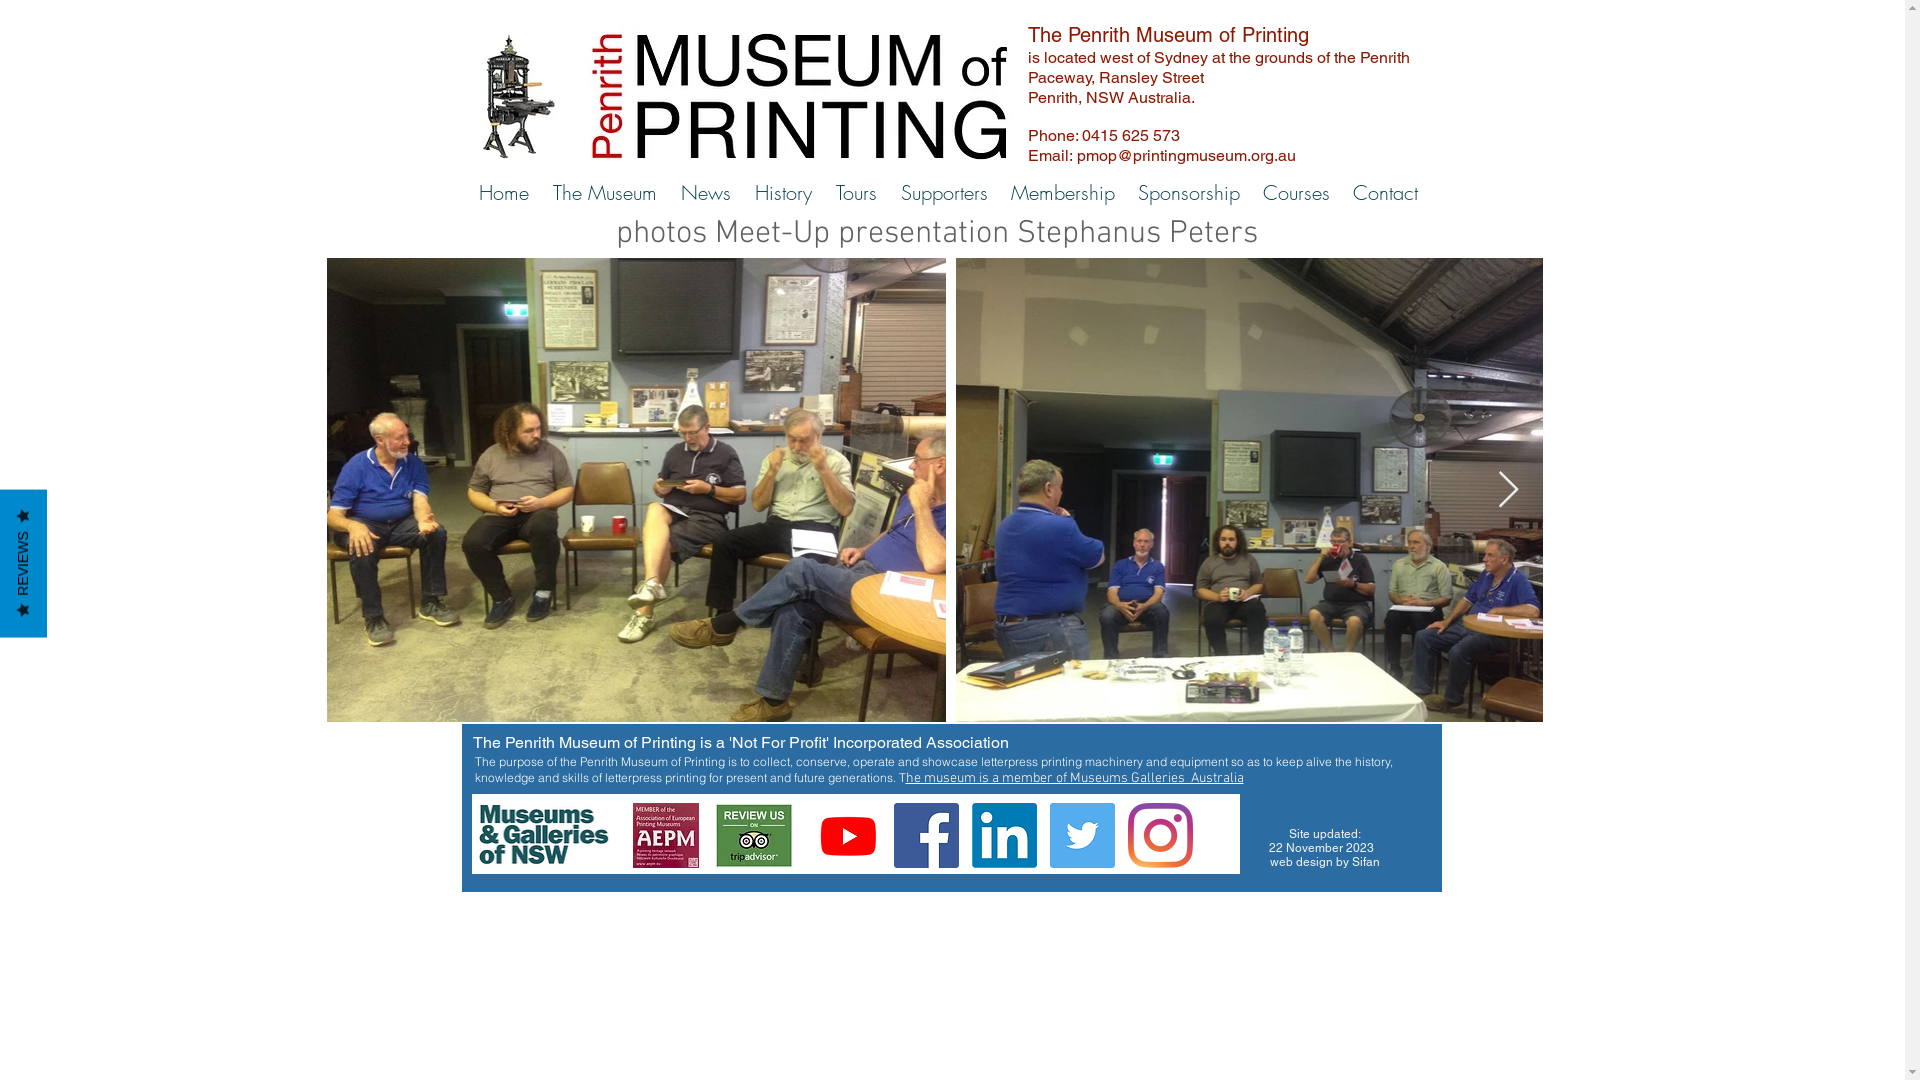 The width and height of the screenshot is (1920, 1080). I want to click on 'Sponsorship', so click(1188, 192).